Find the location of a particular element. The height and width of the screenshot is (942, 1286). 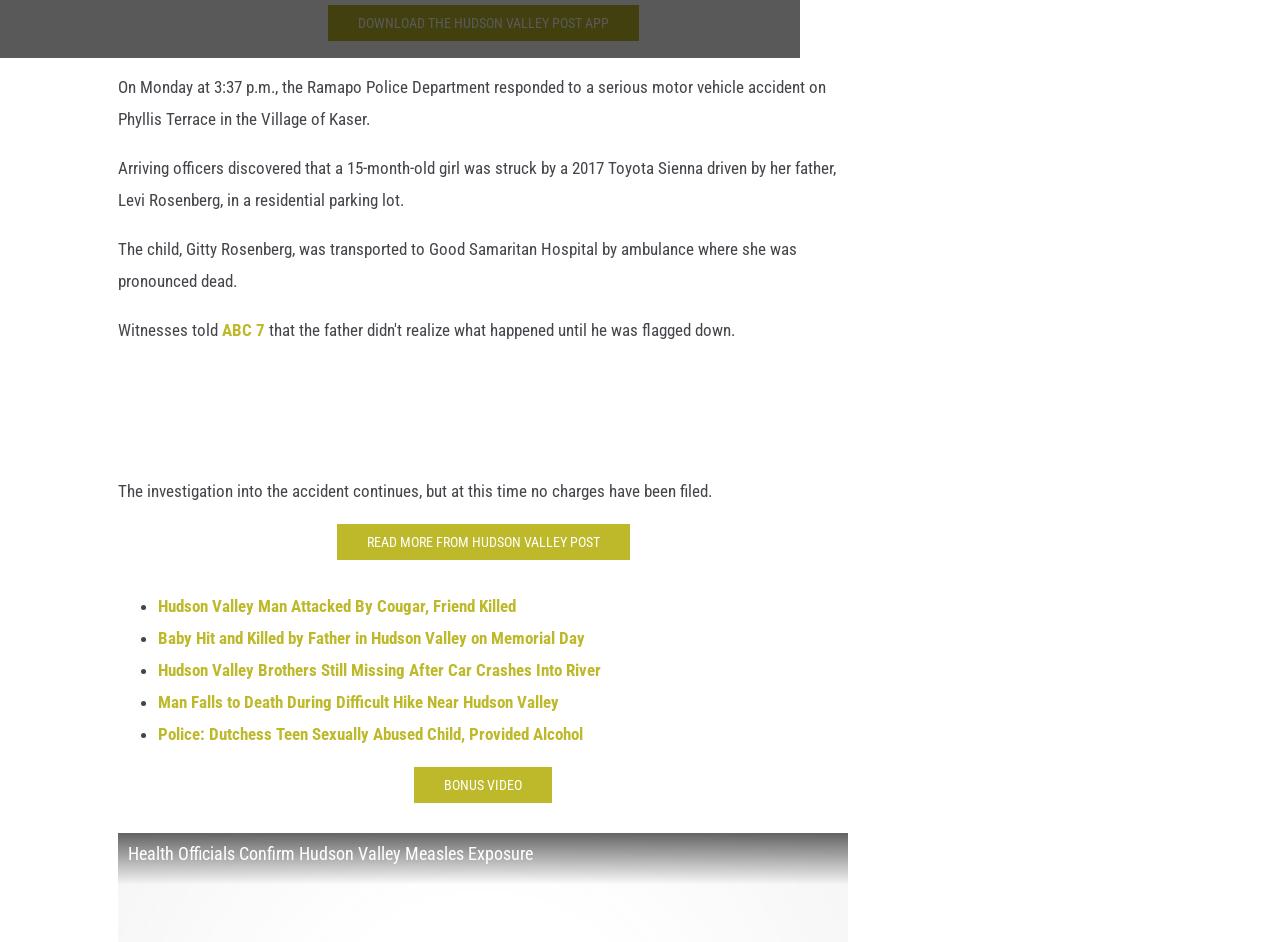

'The investigation into the accident continues, but at this time no charges have been filed.' is located at coordinates (413, 501).